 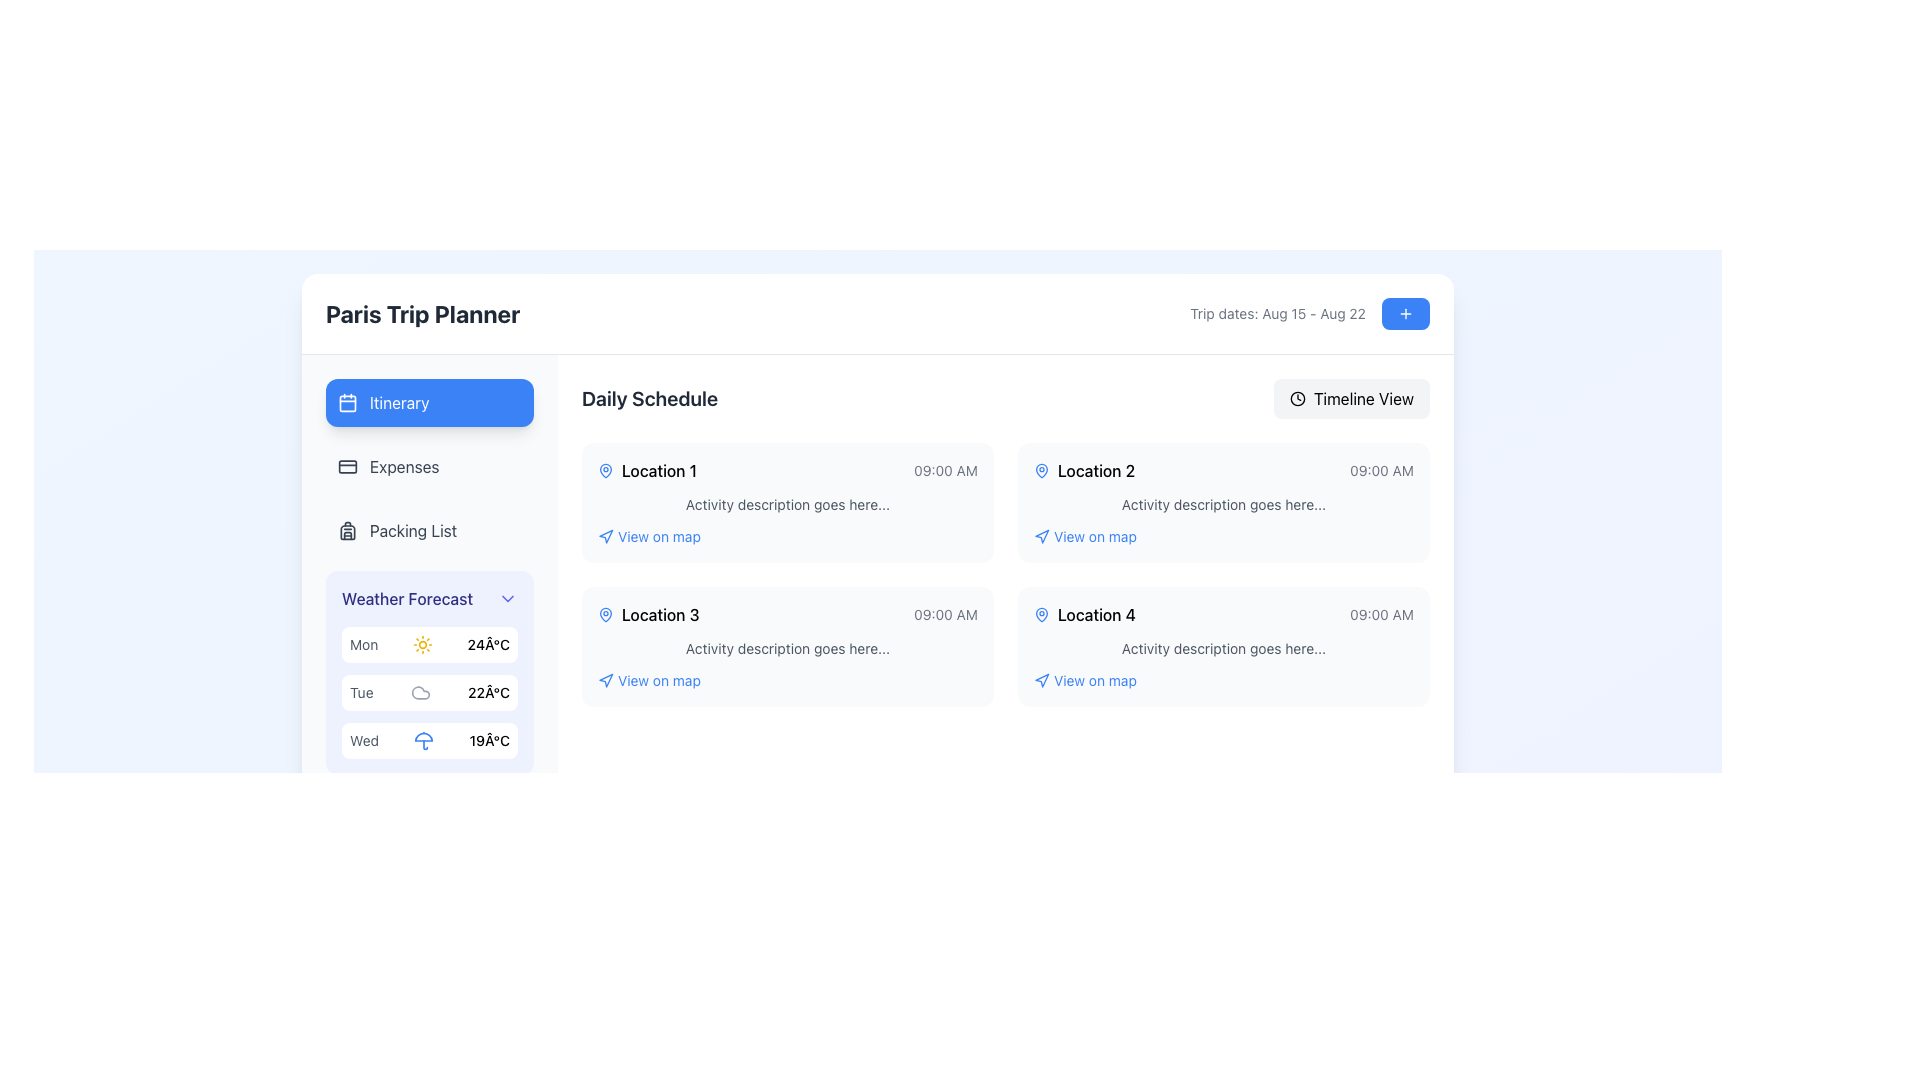 What do you see at coordinates (1041, 535) in the screenshot?
I see `the design of the small navigation arrow icon located in the right column associated with 'Location 2', which is positioned immediately to the left of the 'View on map' text link` at bounding box center [1041, 535].